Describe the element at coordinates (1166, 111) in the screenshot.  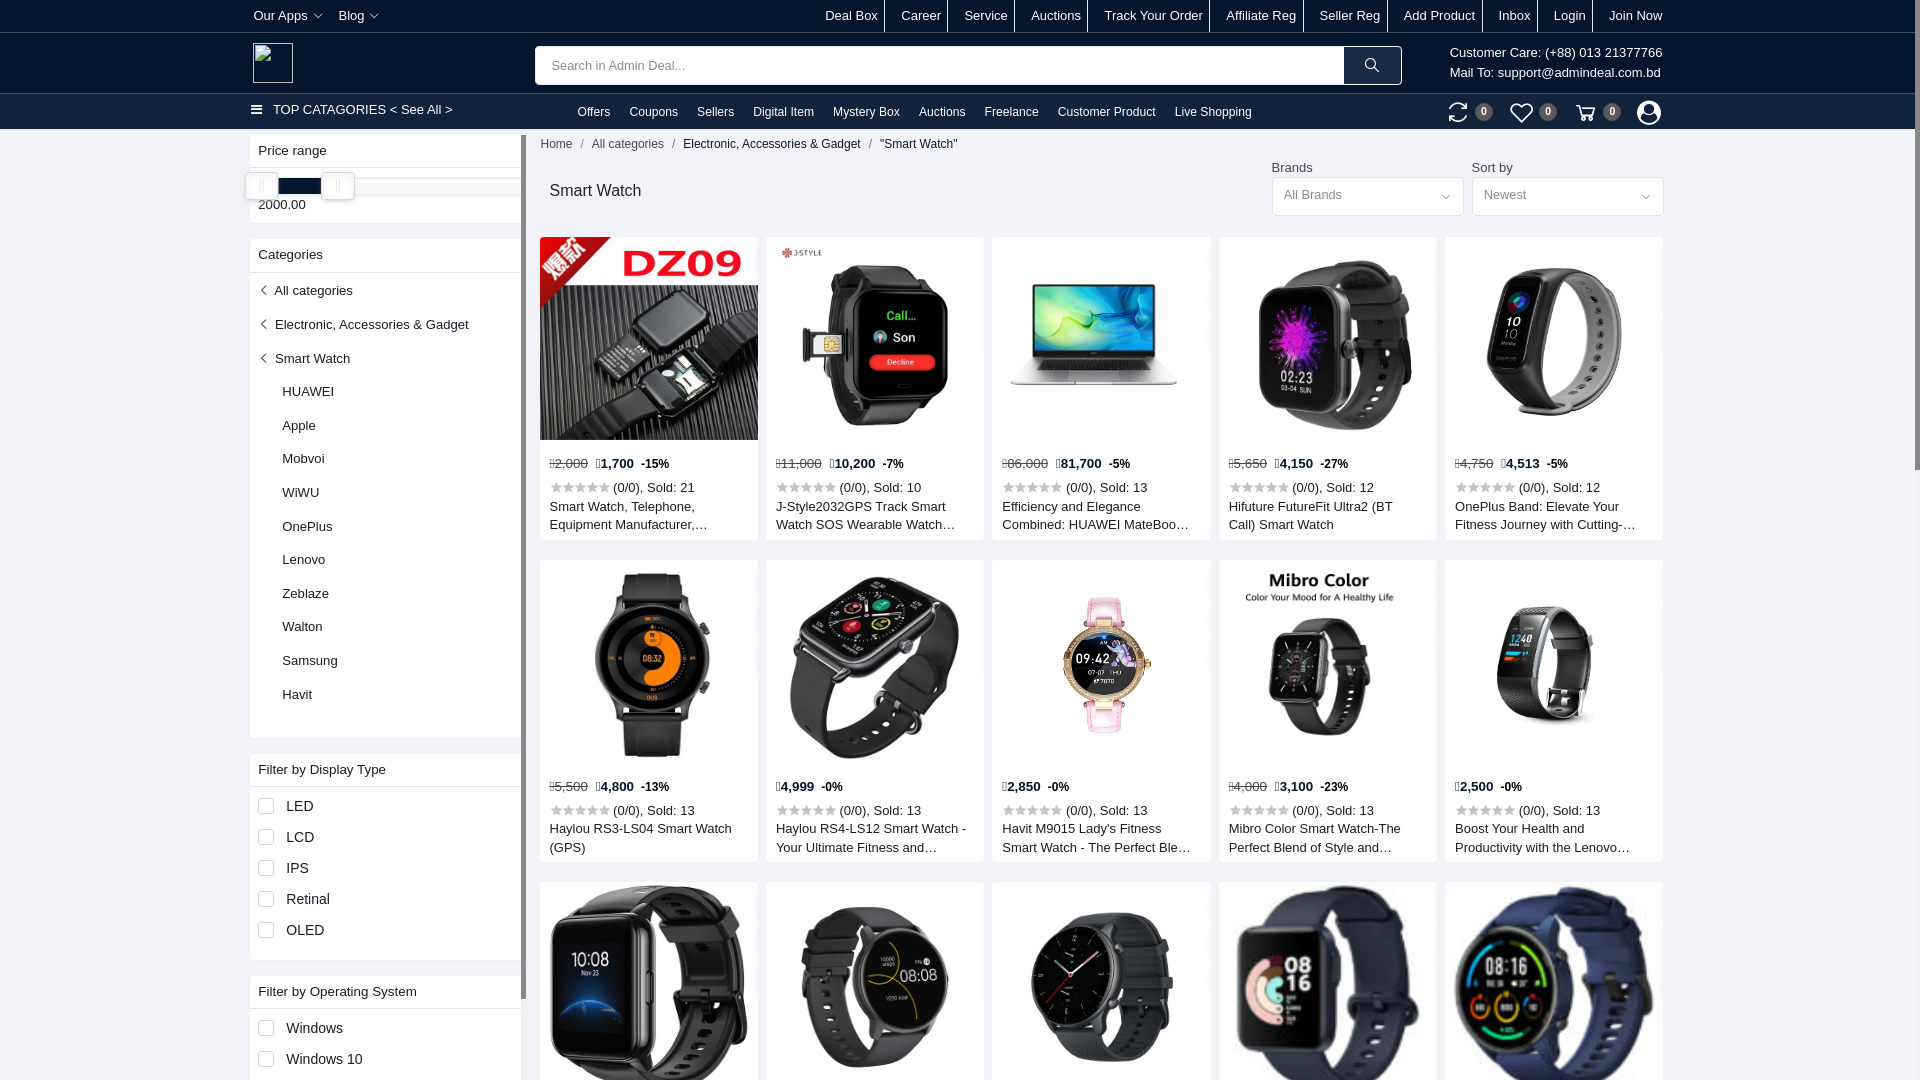
I see `'Live Shopping'` at that location.